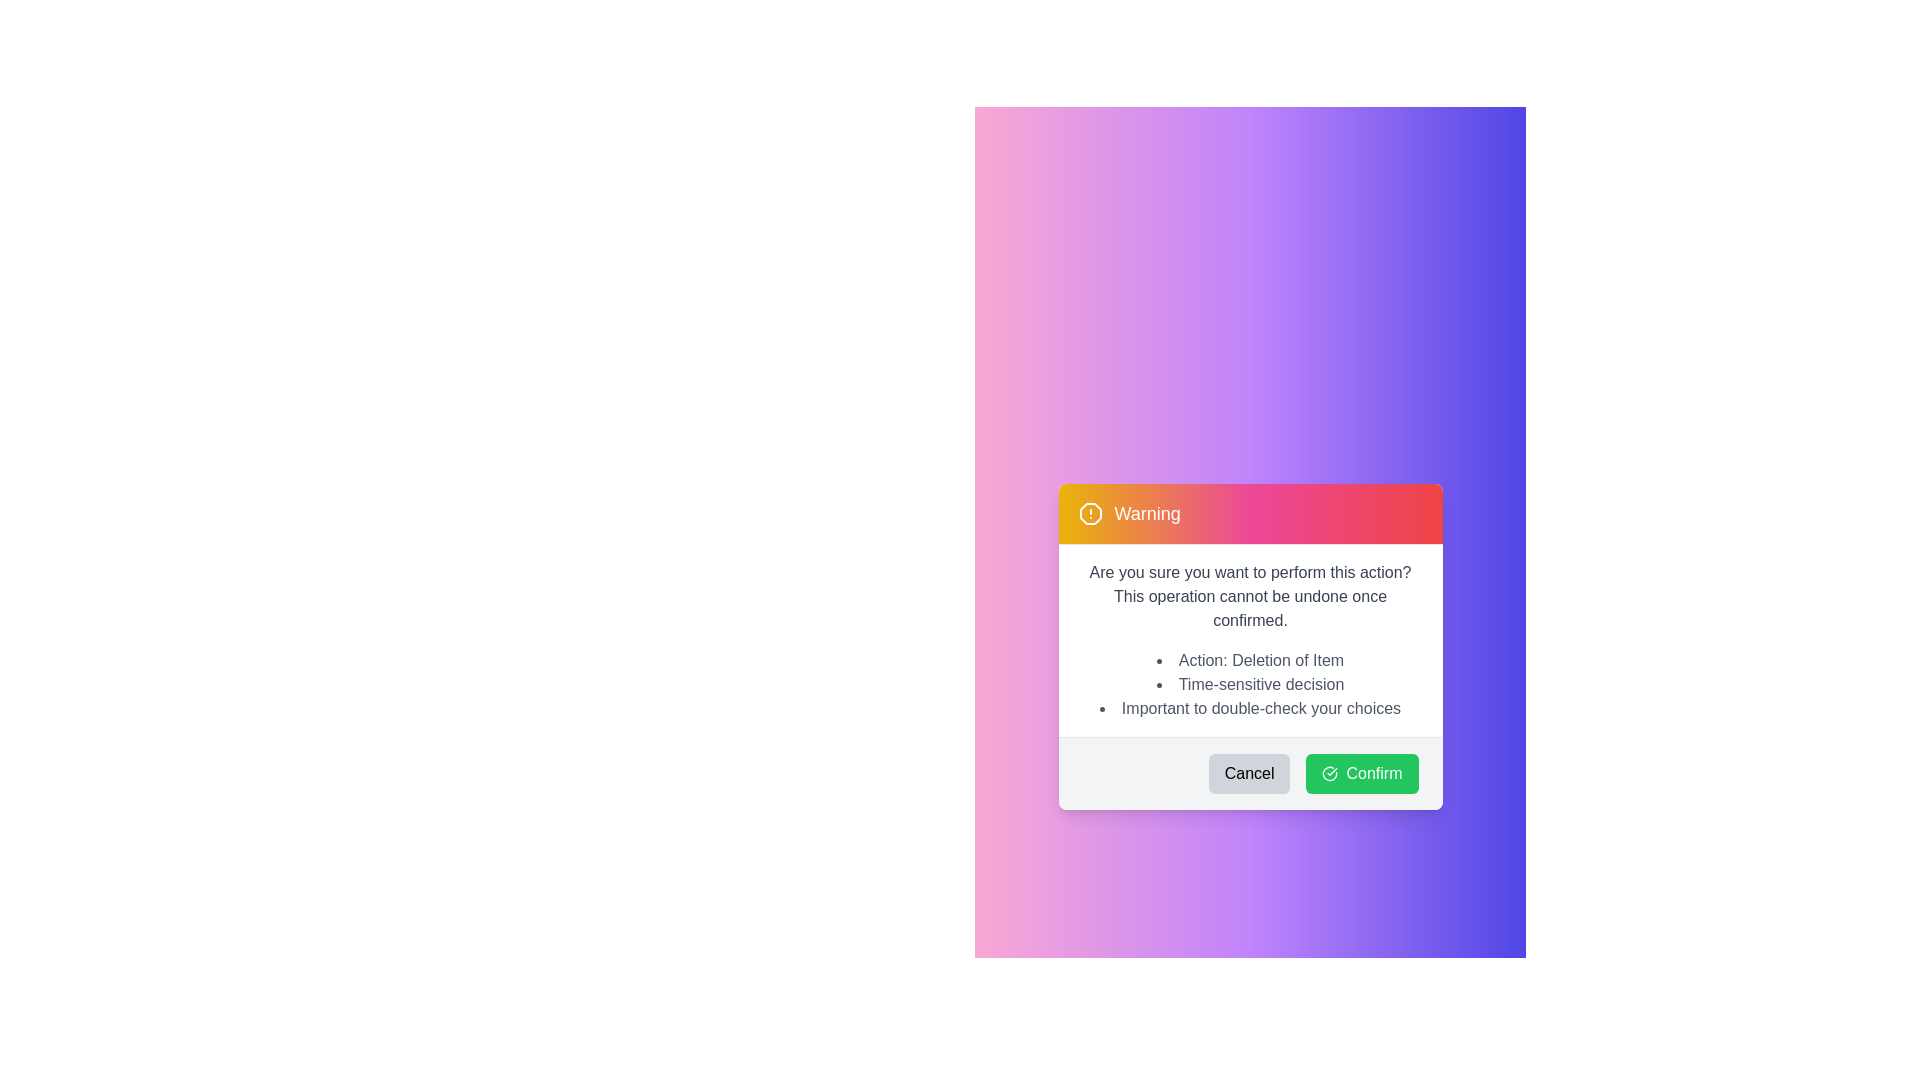 The image size is (1920, 1080). I want to click on the yellow outlined octagonal icon with a white exclamation mark located at the top-left corner of the 'Warning' dialog box, so click(1089, 512).